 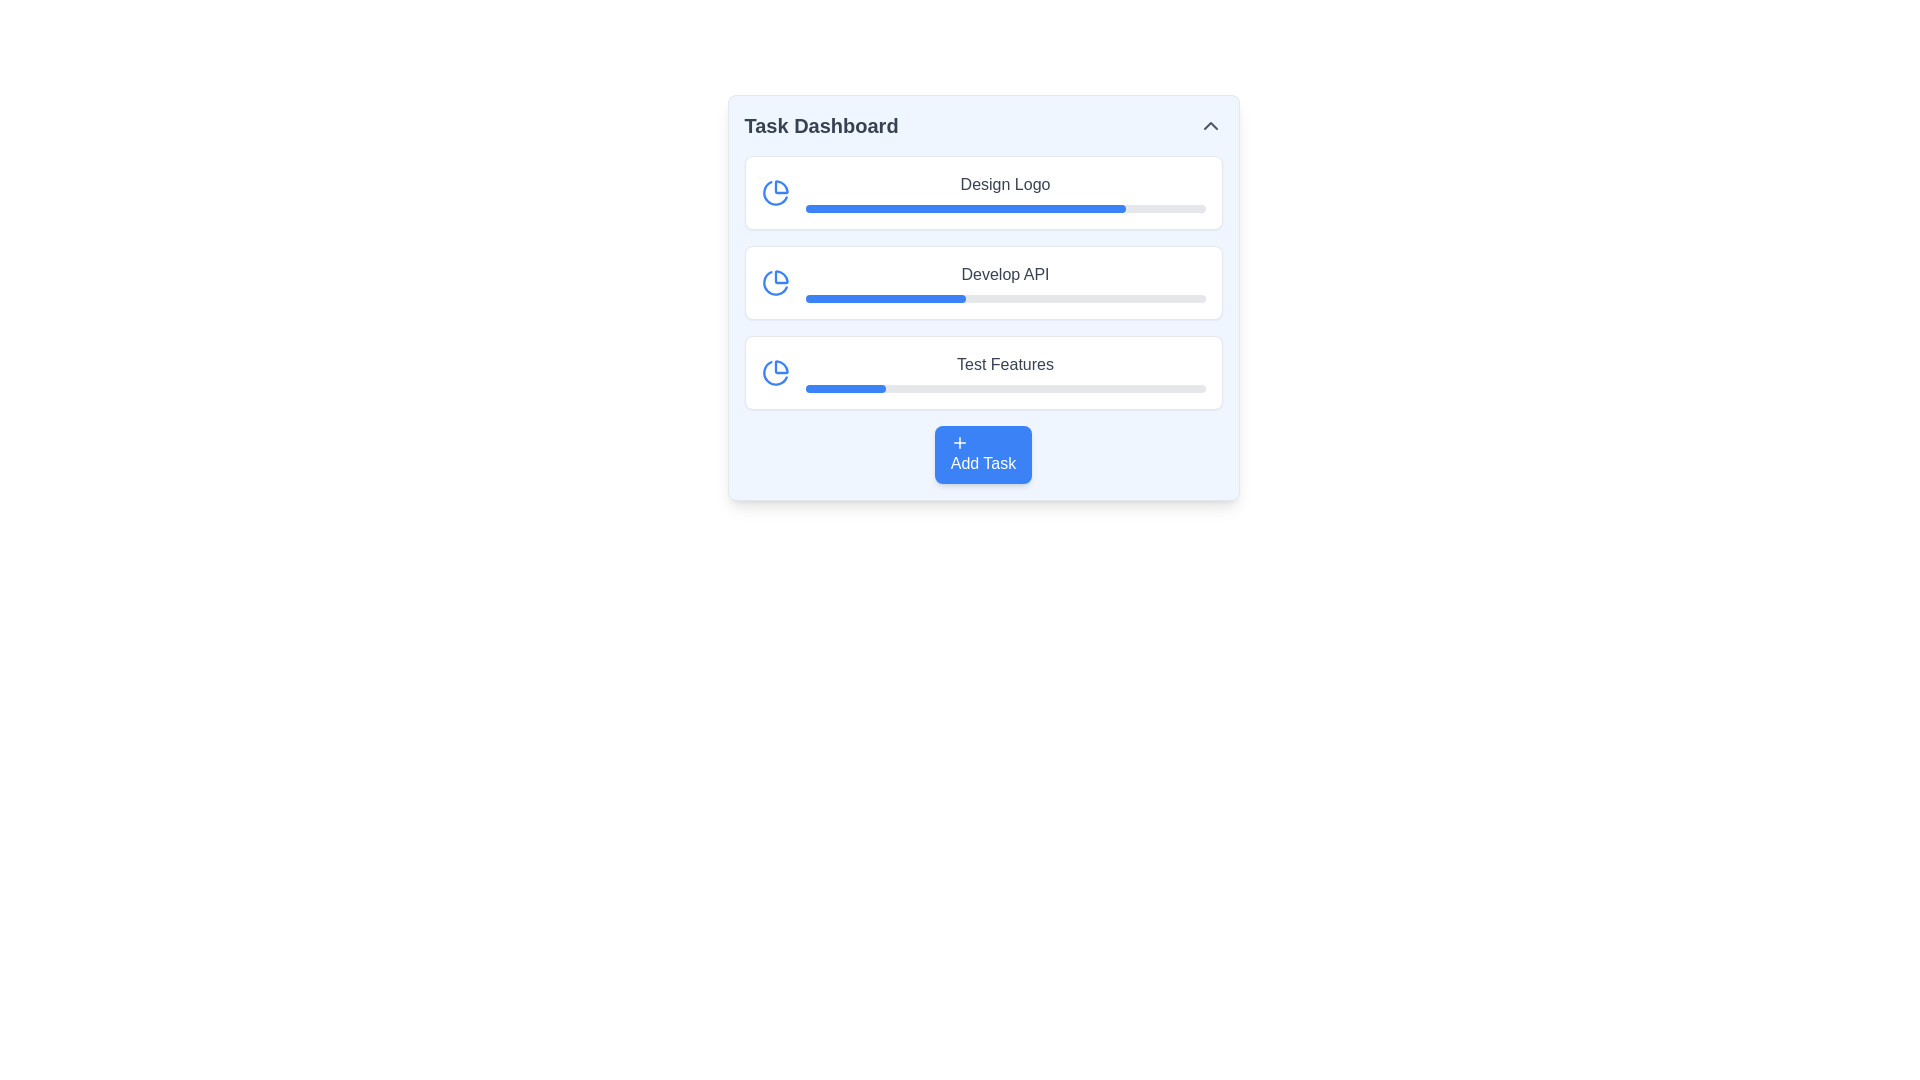 What do you see at coordinates (1005, 373) in the screenshot?
I see `the progress bar labeled 'Test Features' in the 'Task Dashboard' section to update task progress` at bounding box center [1005, 373].